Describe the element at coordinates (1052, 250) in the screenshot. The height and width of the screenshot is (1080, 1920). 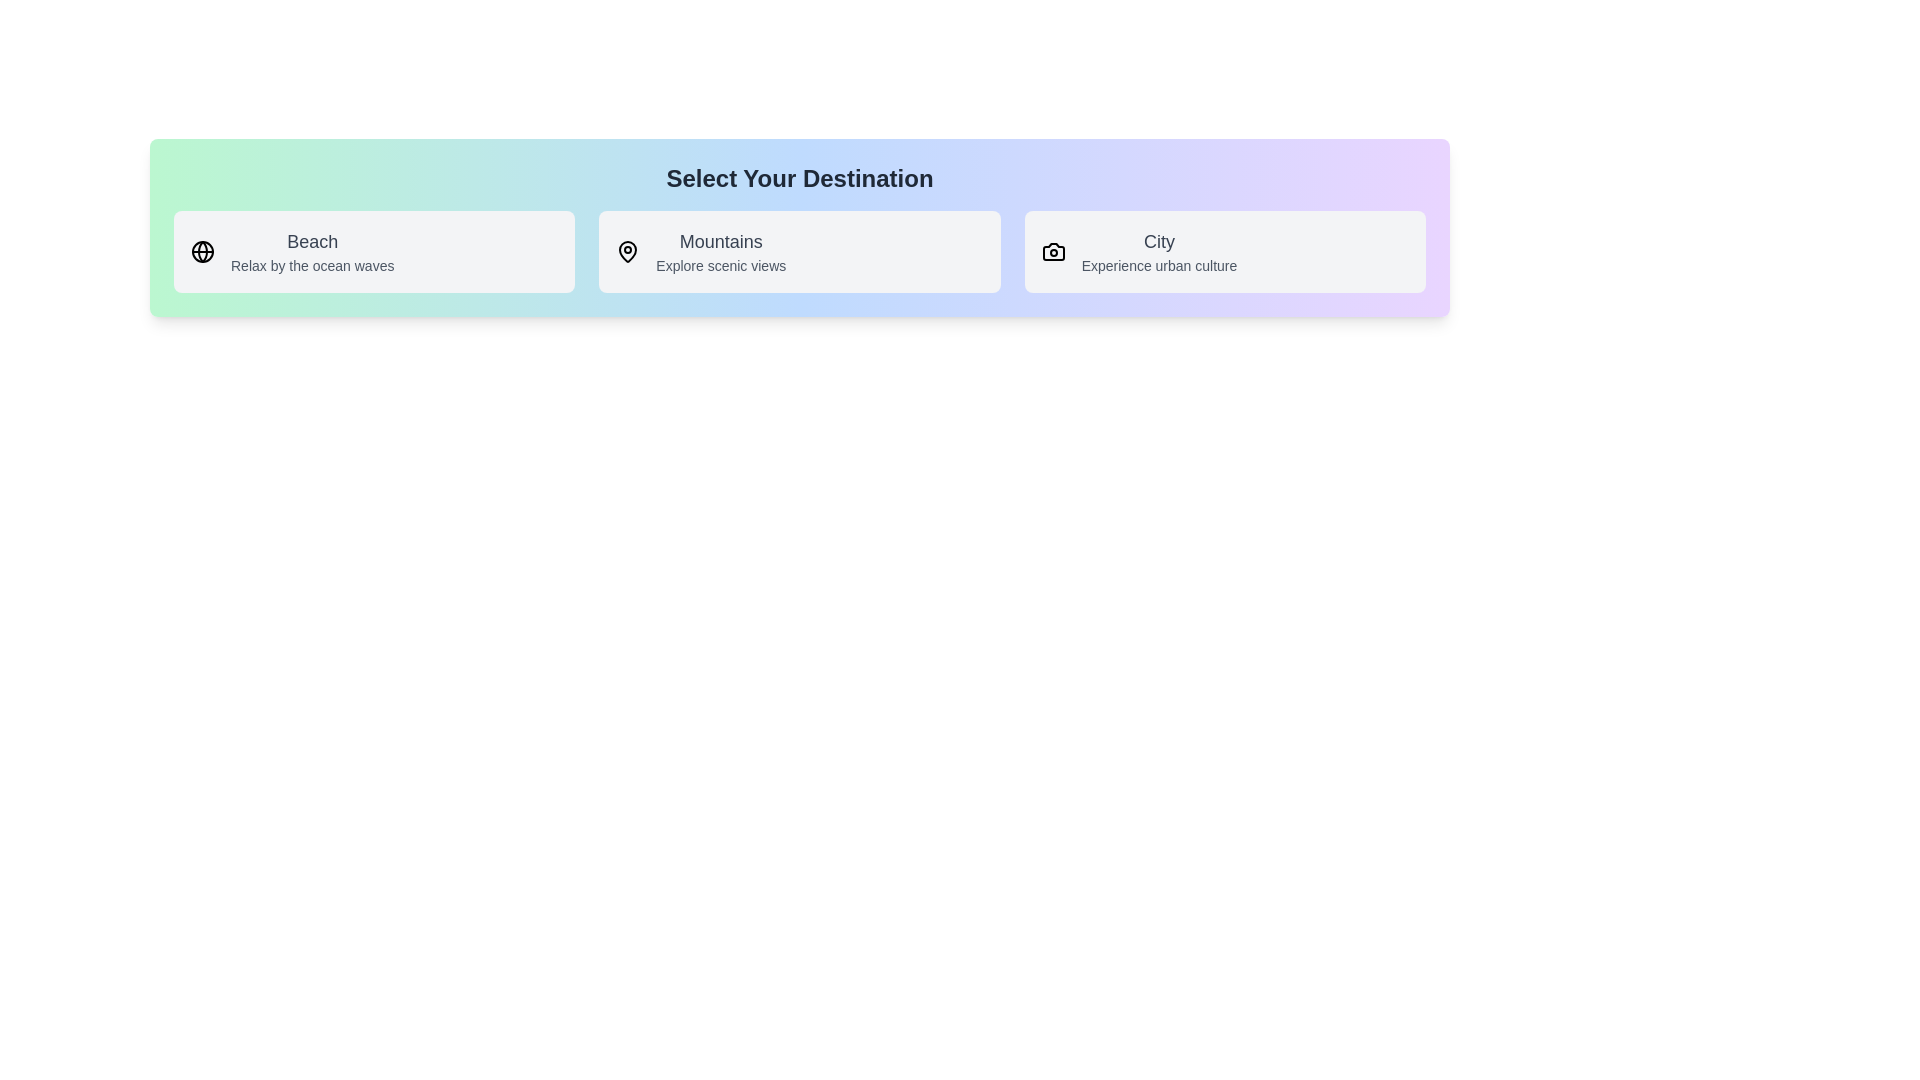
I see `the small, square camera icon located within the rightmost option card titled 'City' under the heading 'Select Your Destination', which features a minimalist outlined camera design` at that location.